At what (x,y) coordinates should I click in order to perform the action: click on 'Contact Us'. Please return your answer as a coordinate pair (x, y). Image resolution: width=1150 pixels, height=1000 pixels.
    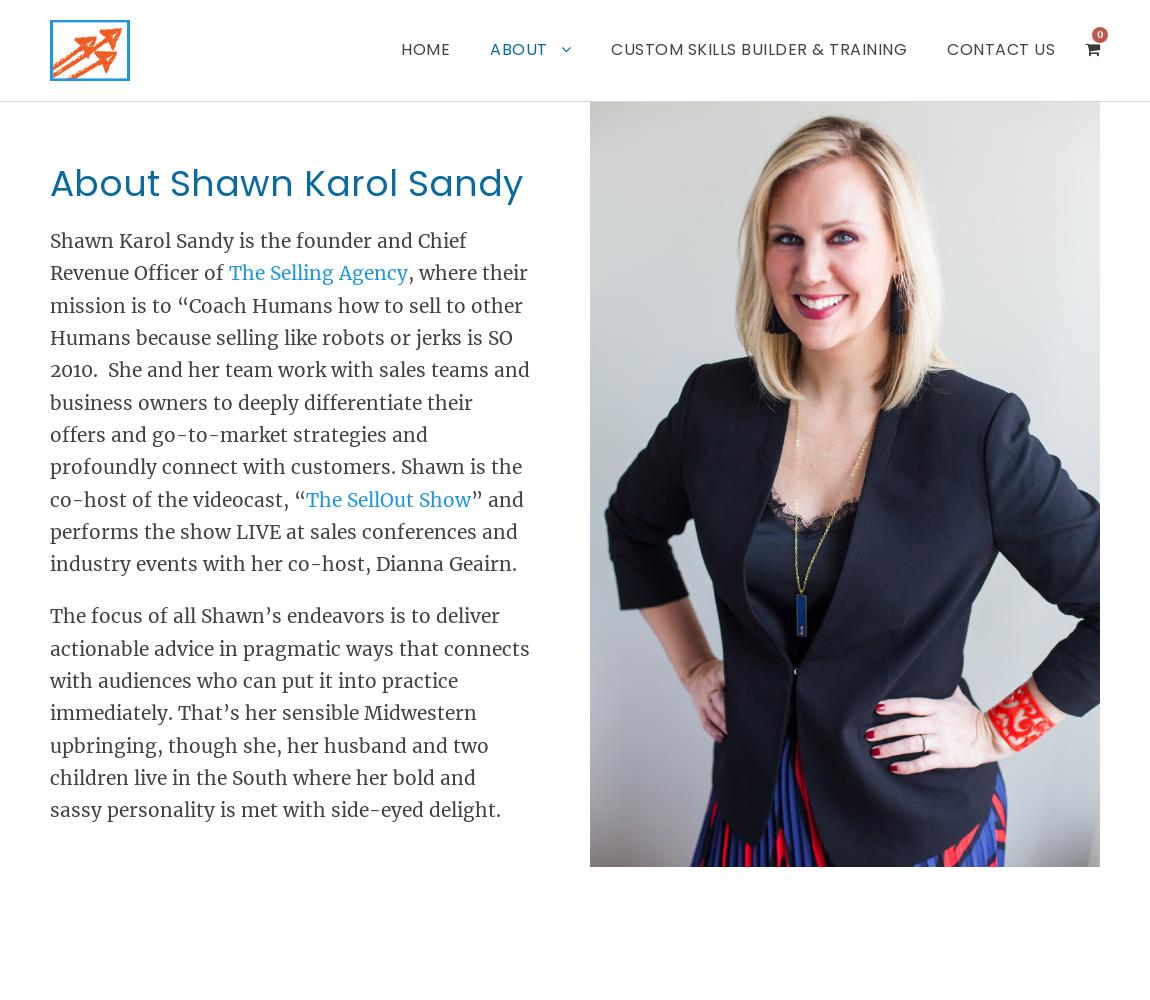
    Looking at the image, I should click on (947, 49).